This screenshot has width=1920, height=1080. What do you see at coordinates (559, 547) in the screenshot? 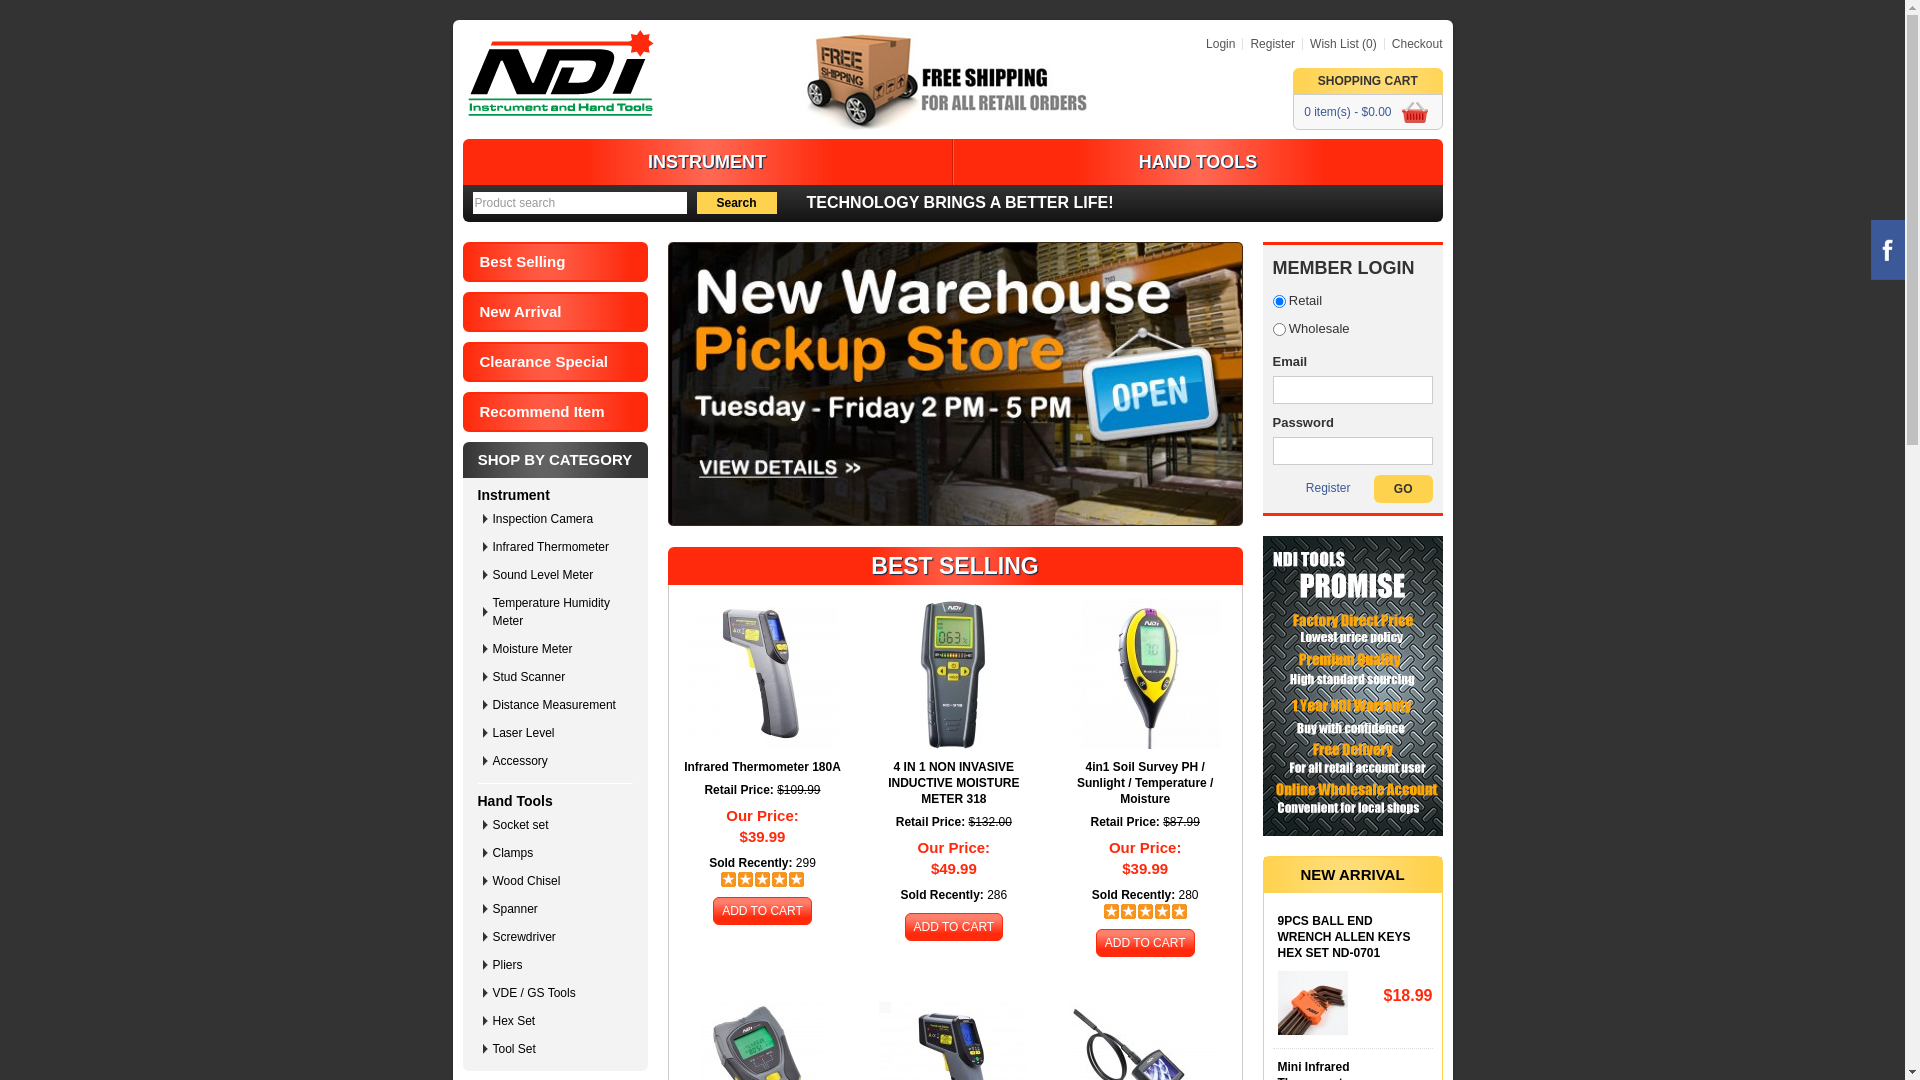
I see `'Infrared Thermometer'` at bounding box center [559, 547].